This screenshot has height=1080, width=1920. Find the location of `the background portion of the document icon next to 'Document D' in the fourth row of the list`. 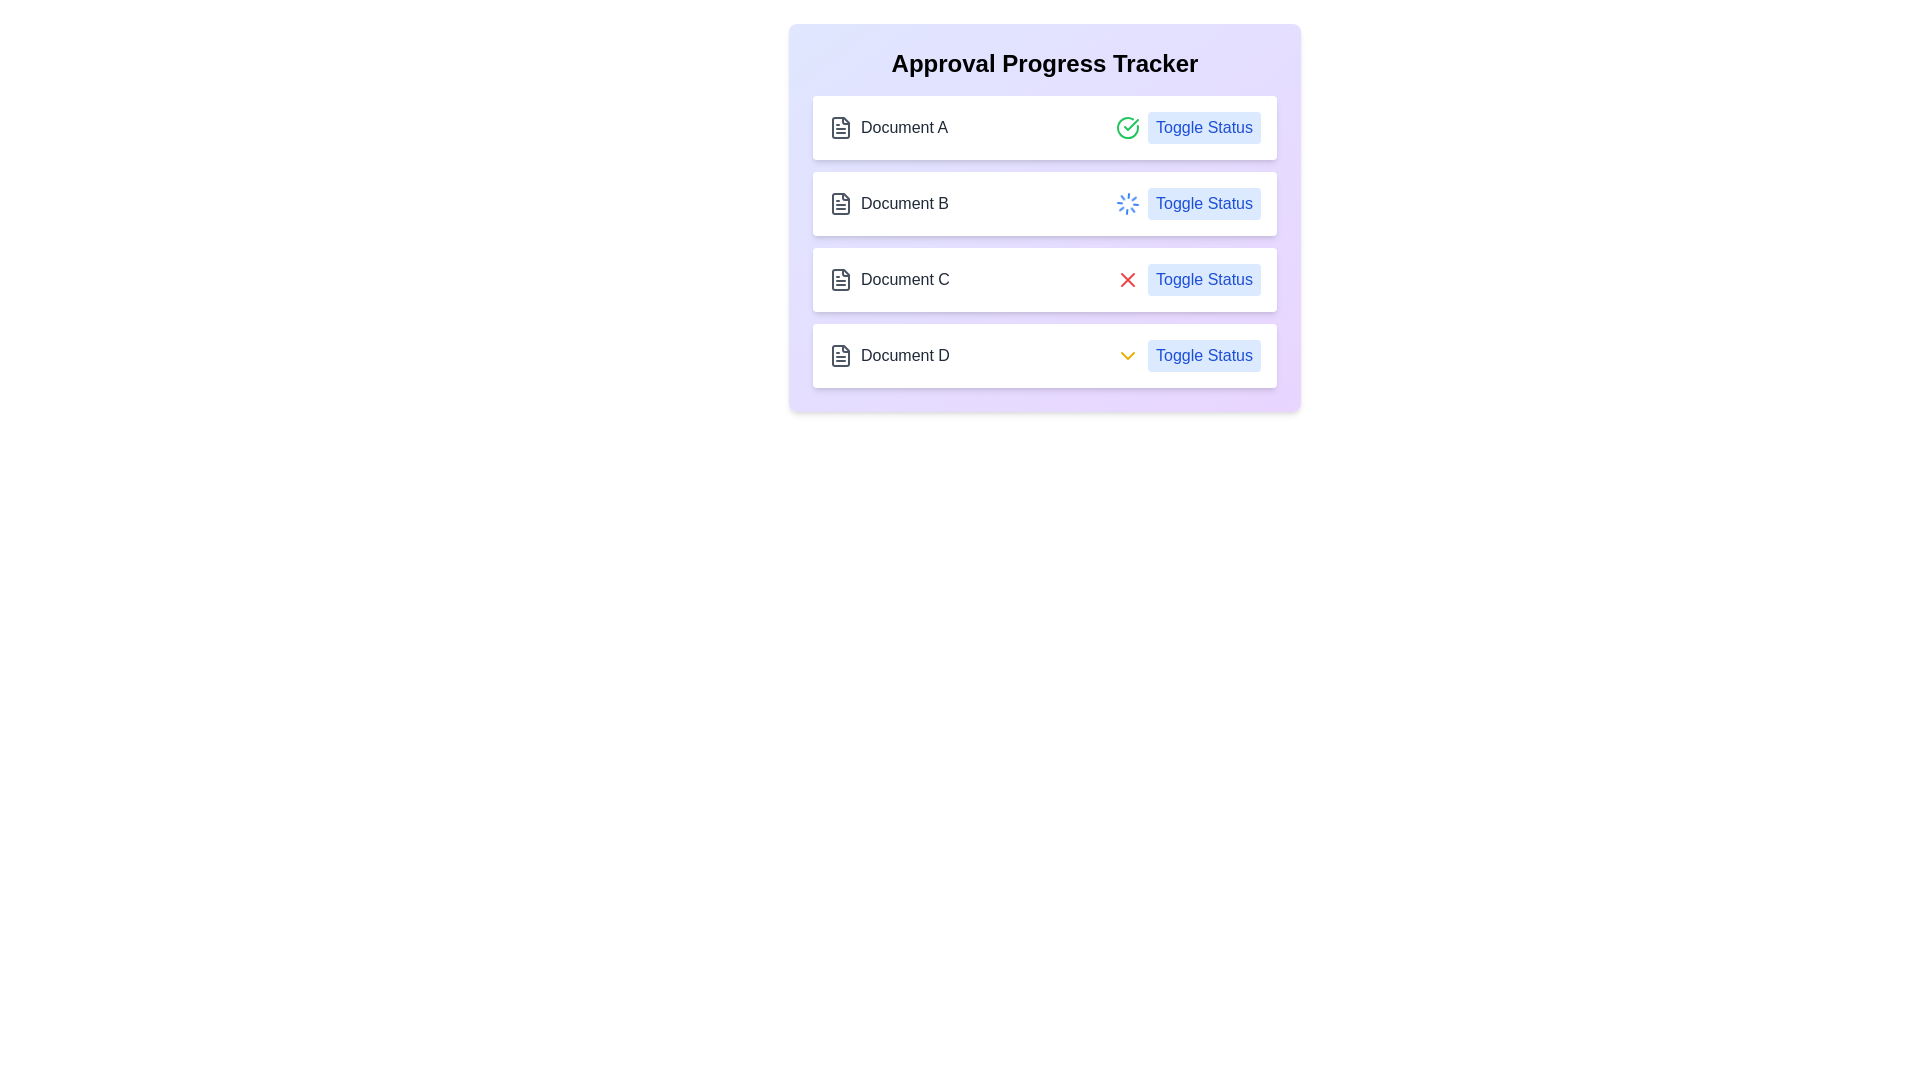

the background portion of the document icon next to 'Document D' in the fourth row of the list is located at coordinates (840, 354).